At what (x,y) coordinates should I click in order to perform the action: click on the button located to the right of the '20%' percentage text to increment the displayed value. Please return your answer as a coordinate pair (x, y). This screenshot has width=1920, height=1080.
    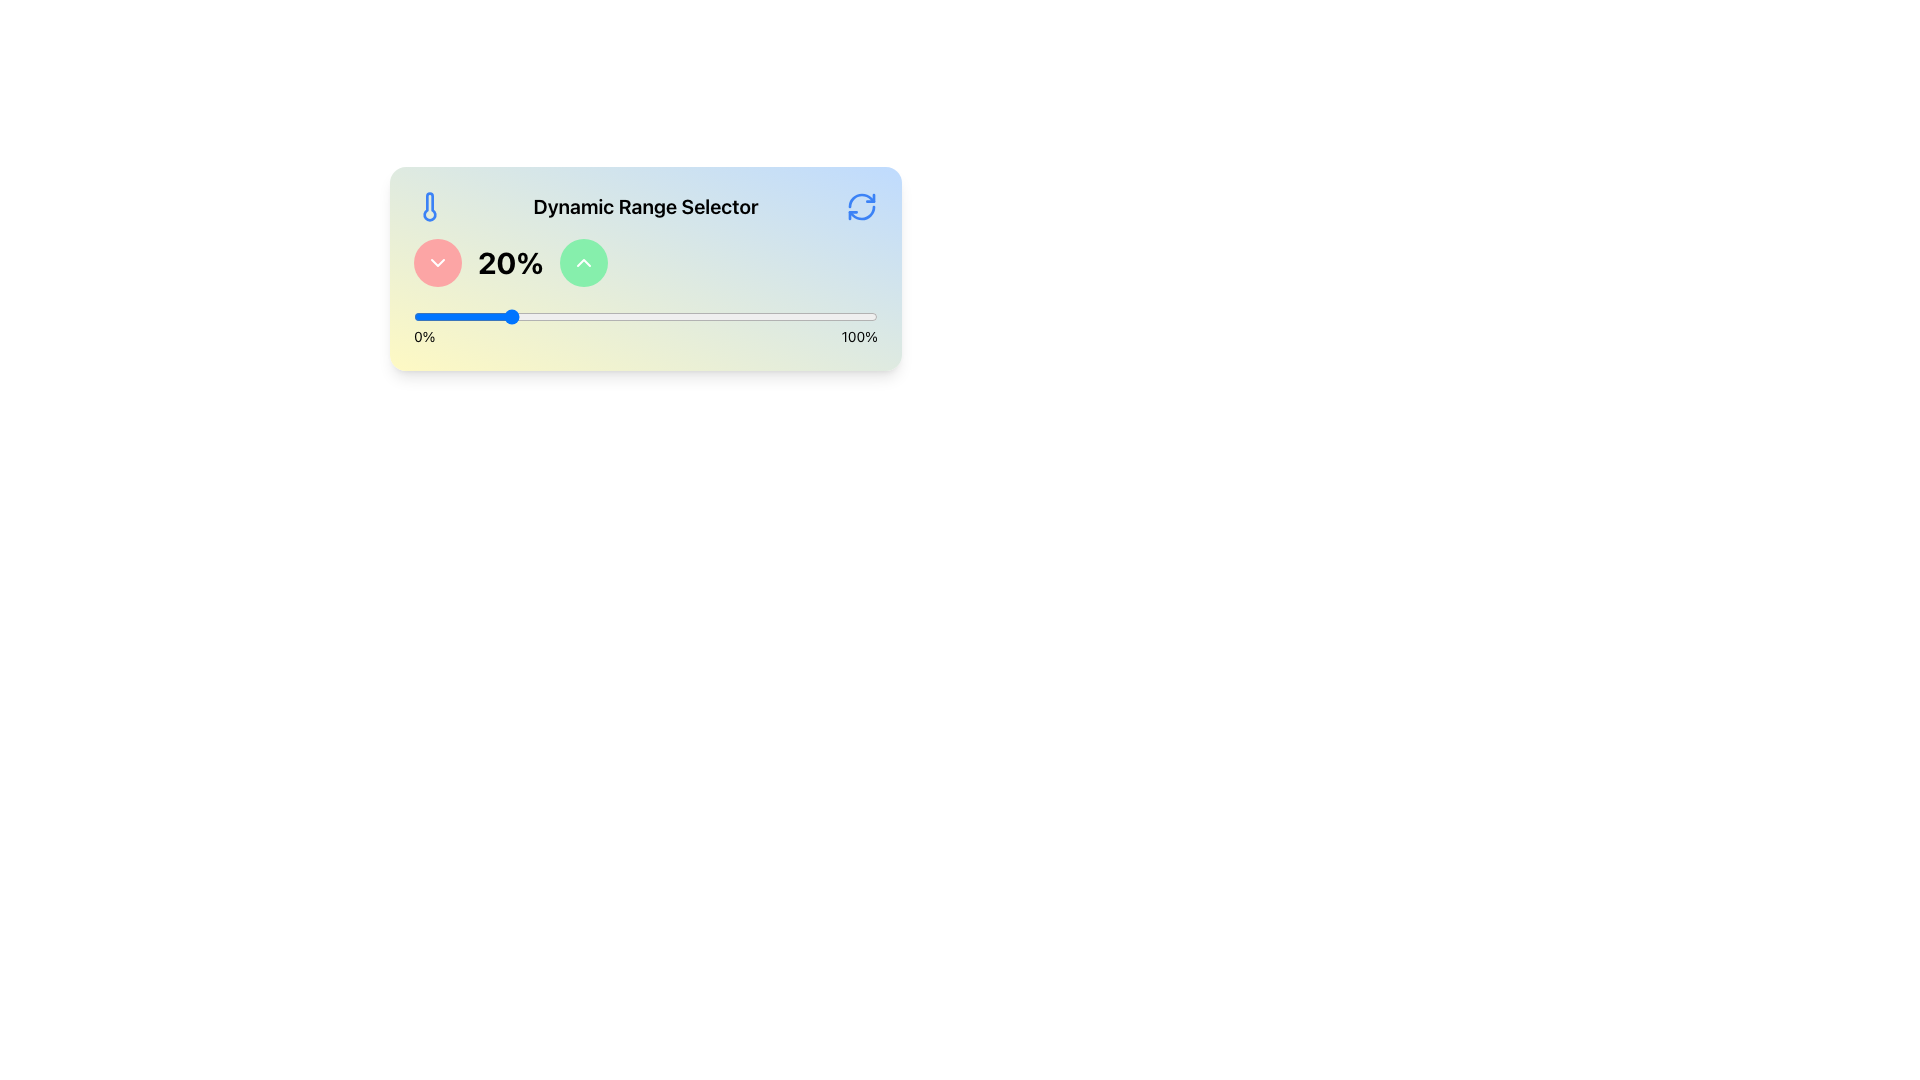
    Looking at the image, I should click on (582, 261).